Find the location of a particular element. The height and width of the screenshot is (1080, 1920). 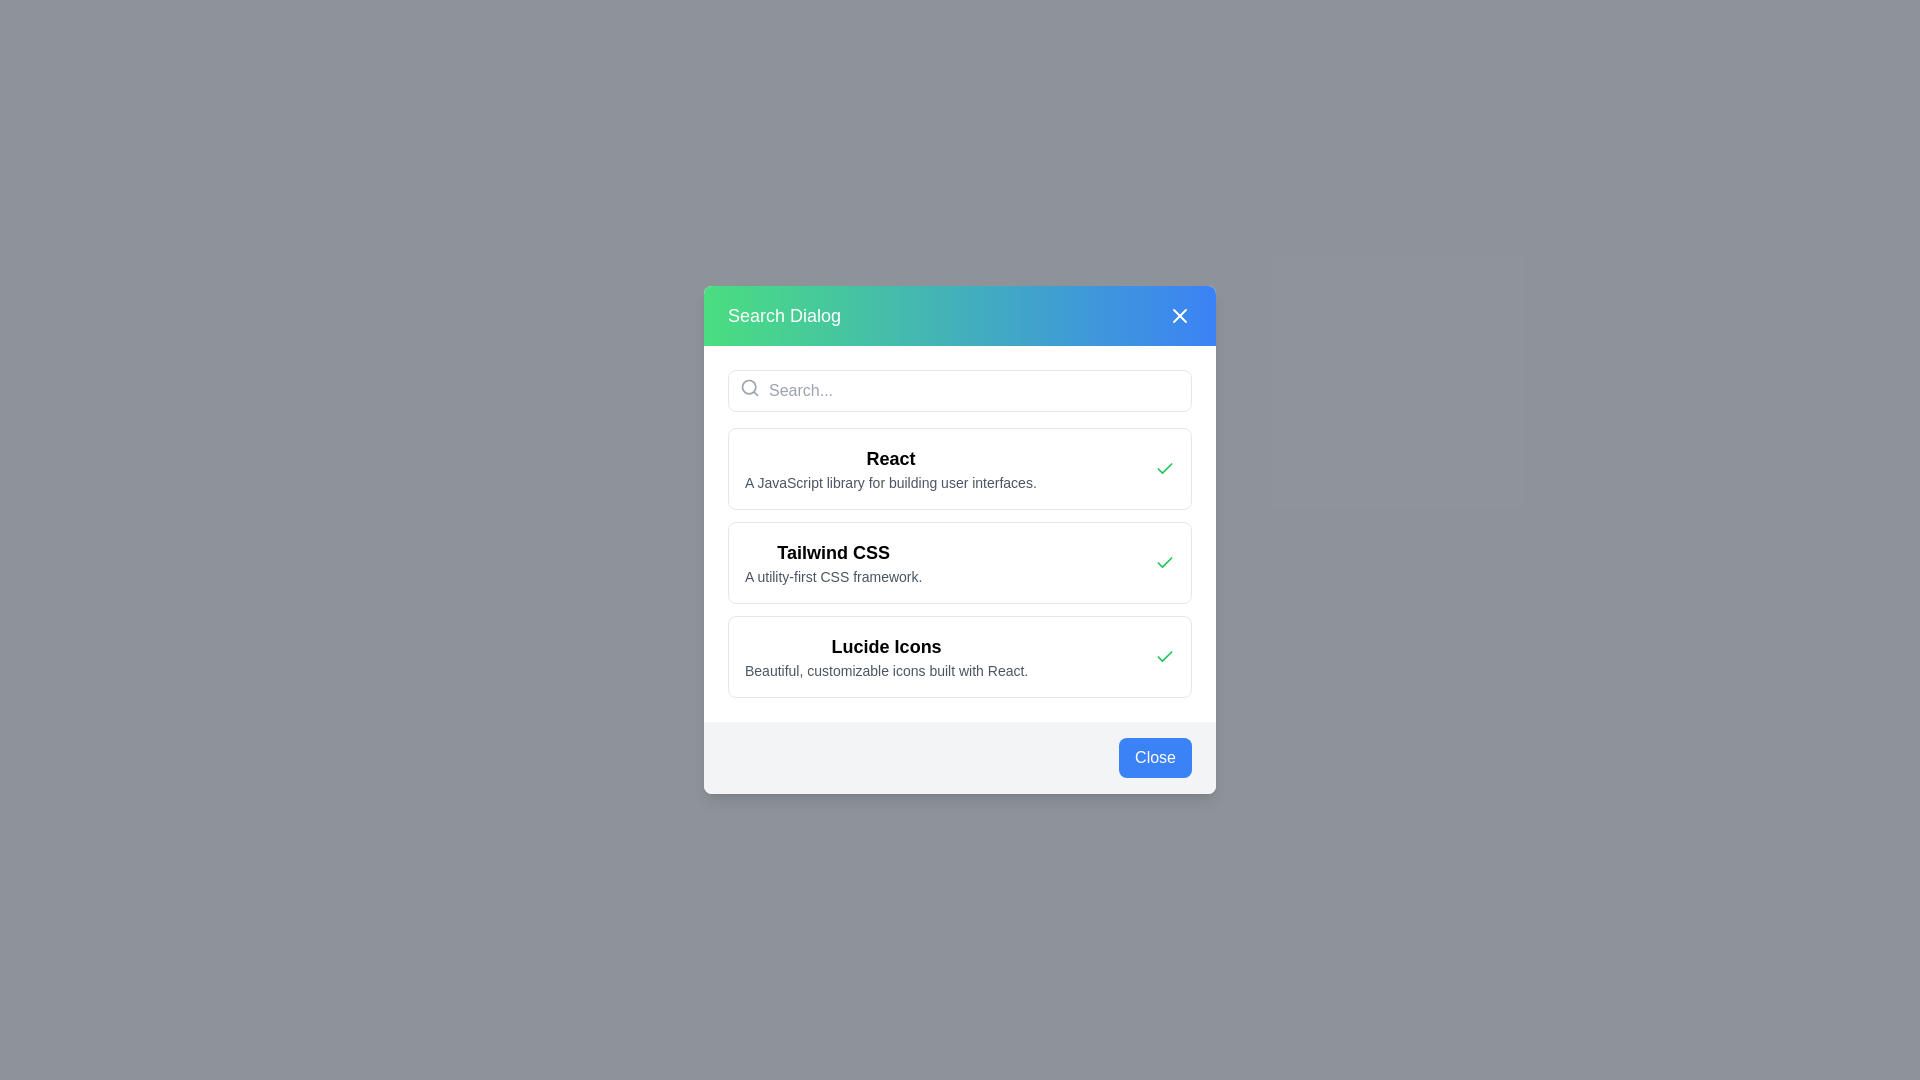

the close button icon, which is a small cross-shaped icon located in the top-right corner of the dialog box is located at coordinates (1180, 315).